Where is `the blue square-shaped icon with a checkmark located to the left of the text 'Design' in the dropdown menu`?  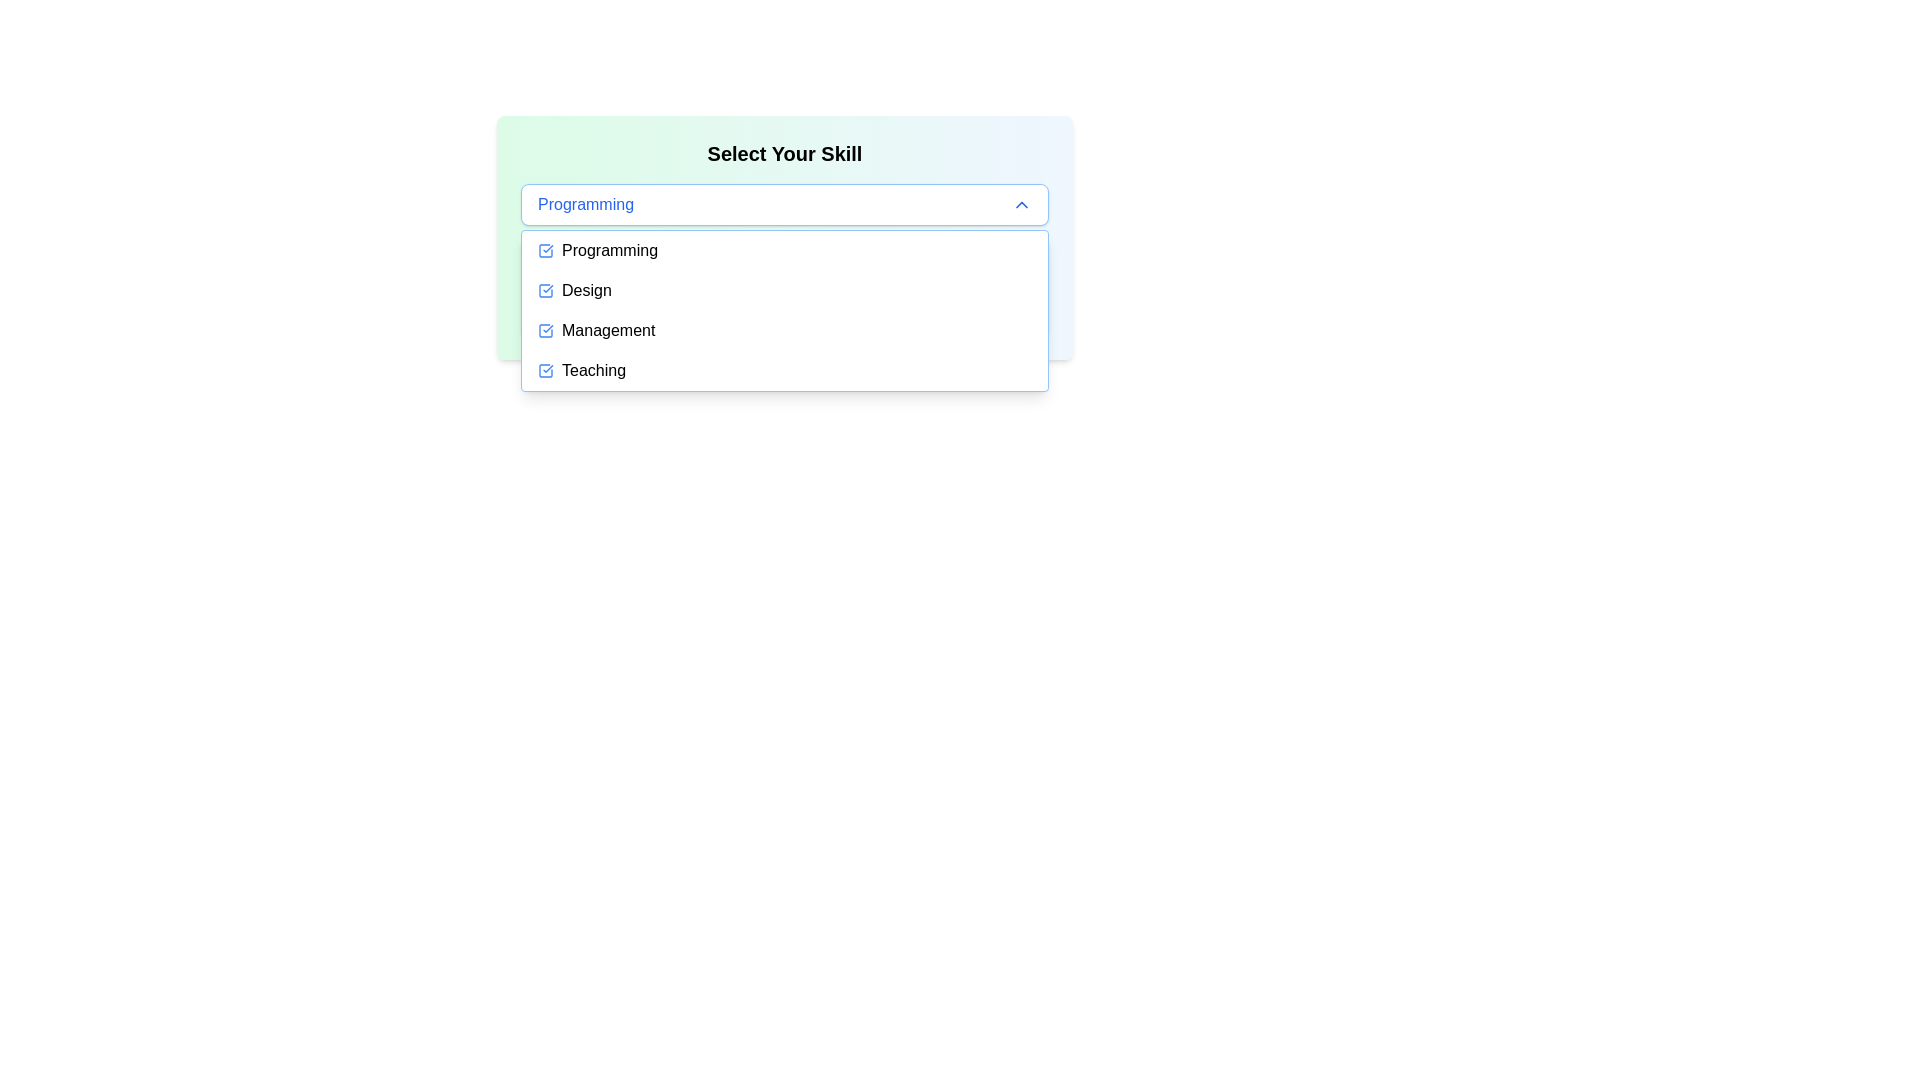 the blue square-shaped icon with a checkmark located to the left of the text 'Design' in the dropdown menu is located at coordinates (546, 290).